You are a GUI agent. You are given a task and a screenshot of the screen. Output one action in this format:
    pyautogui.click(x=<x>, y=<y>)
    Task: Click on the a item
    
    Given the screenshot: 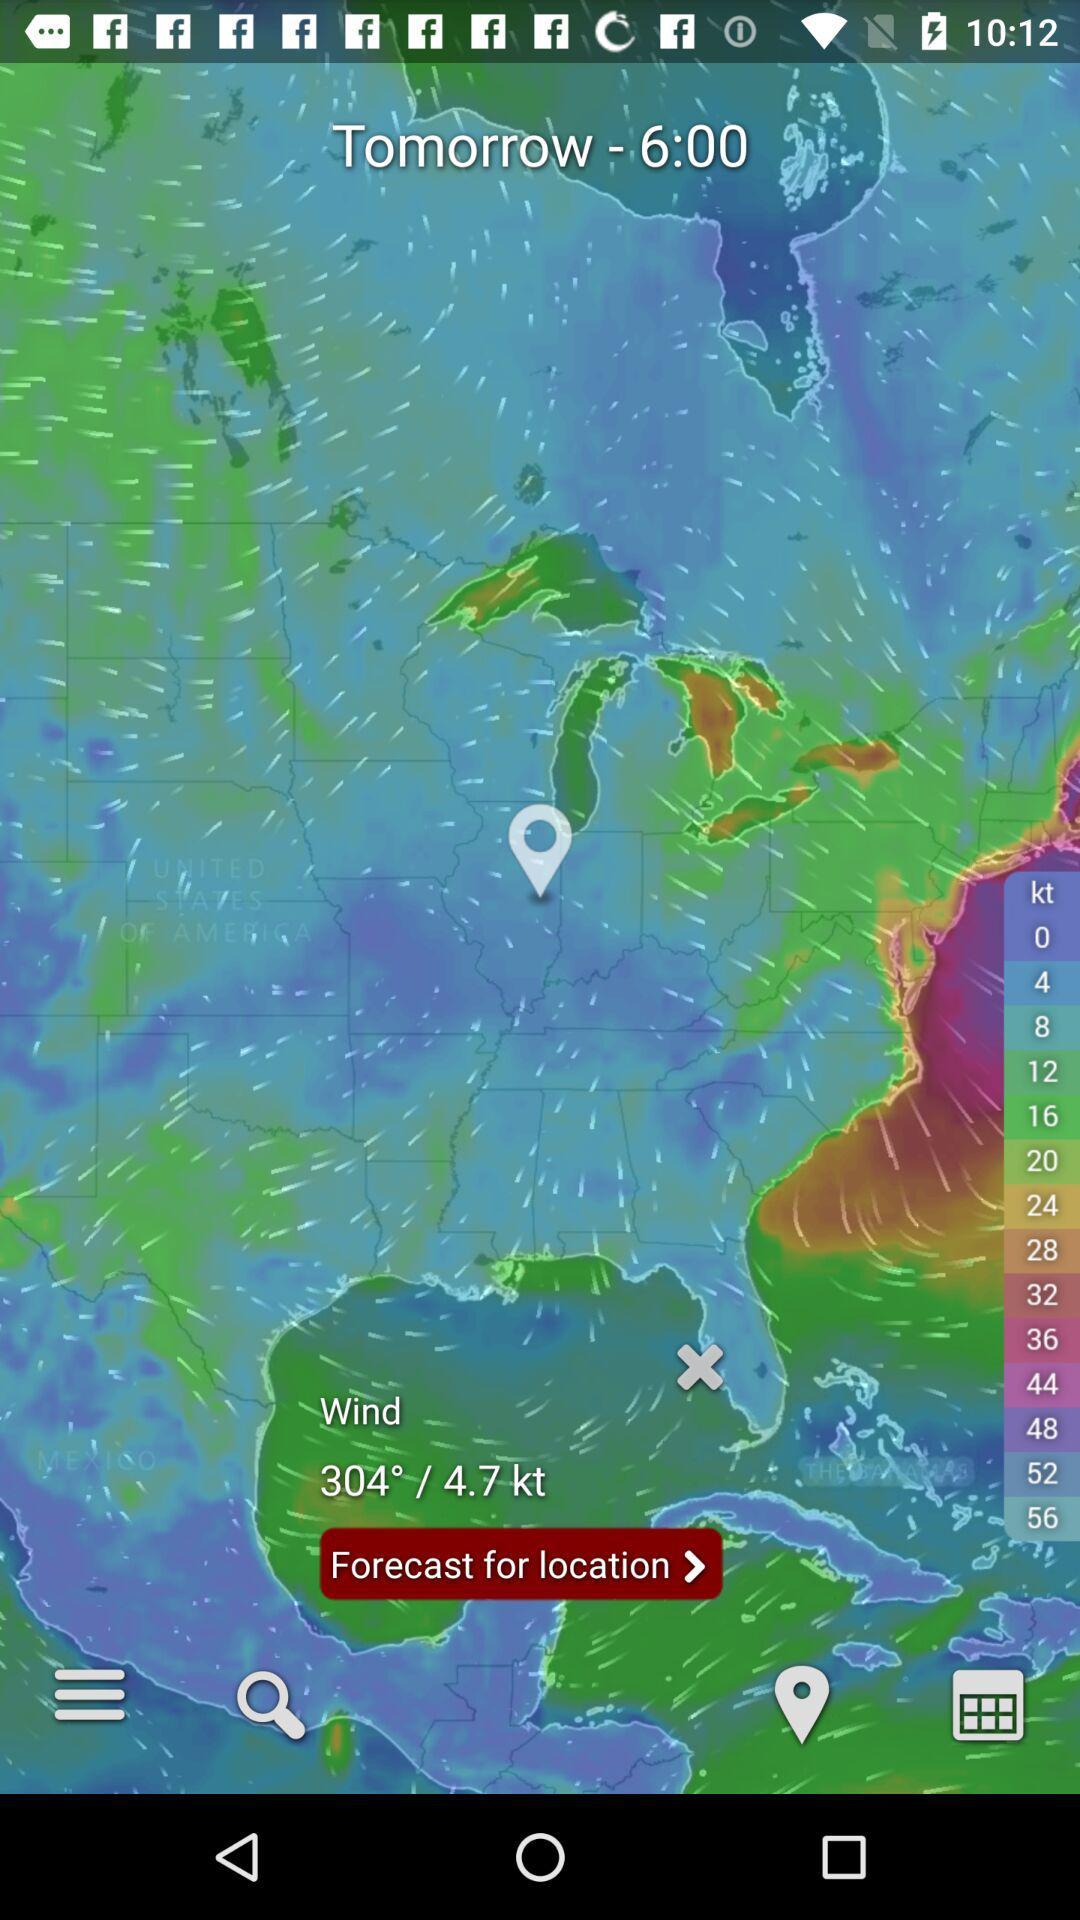 What is the action you would take?
    pyautogui.click(x=987, y=1702)
    